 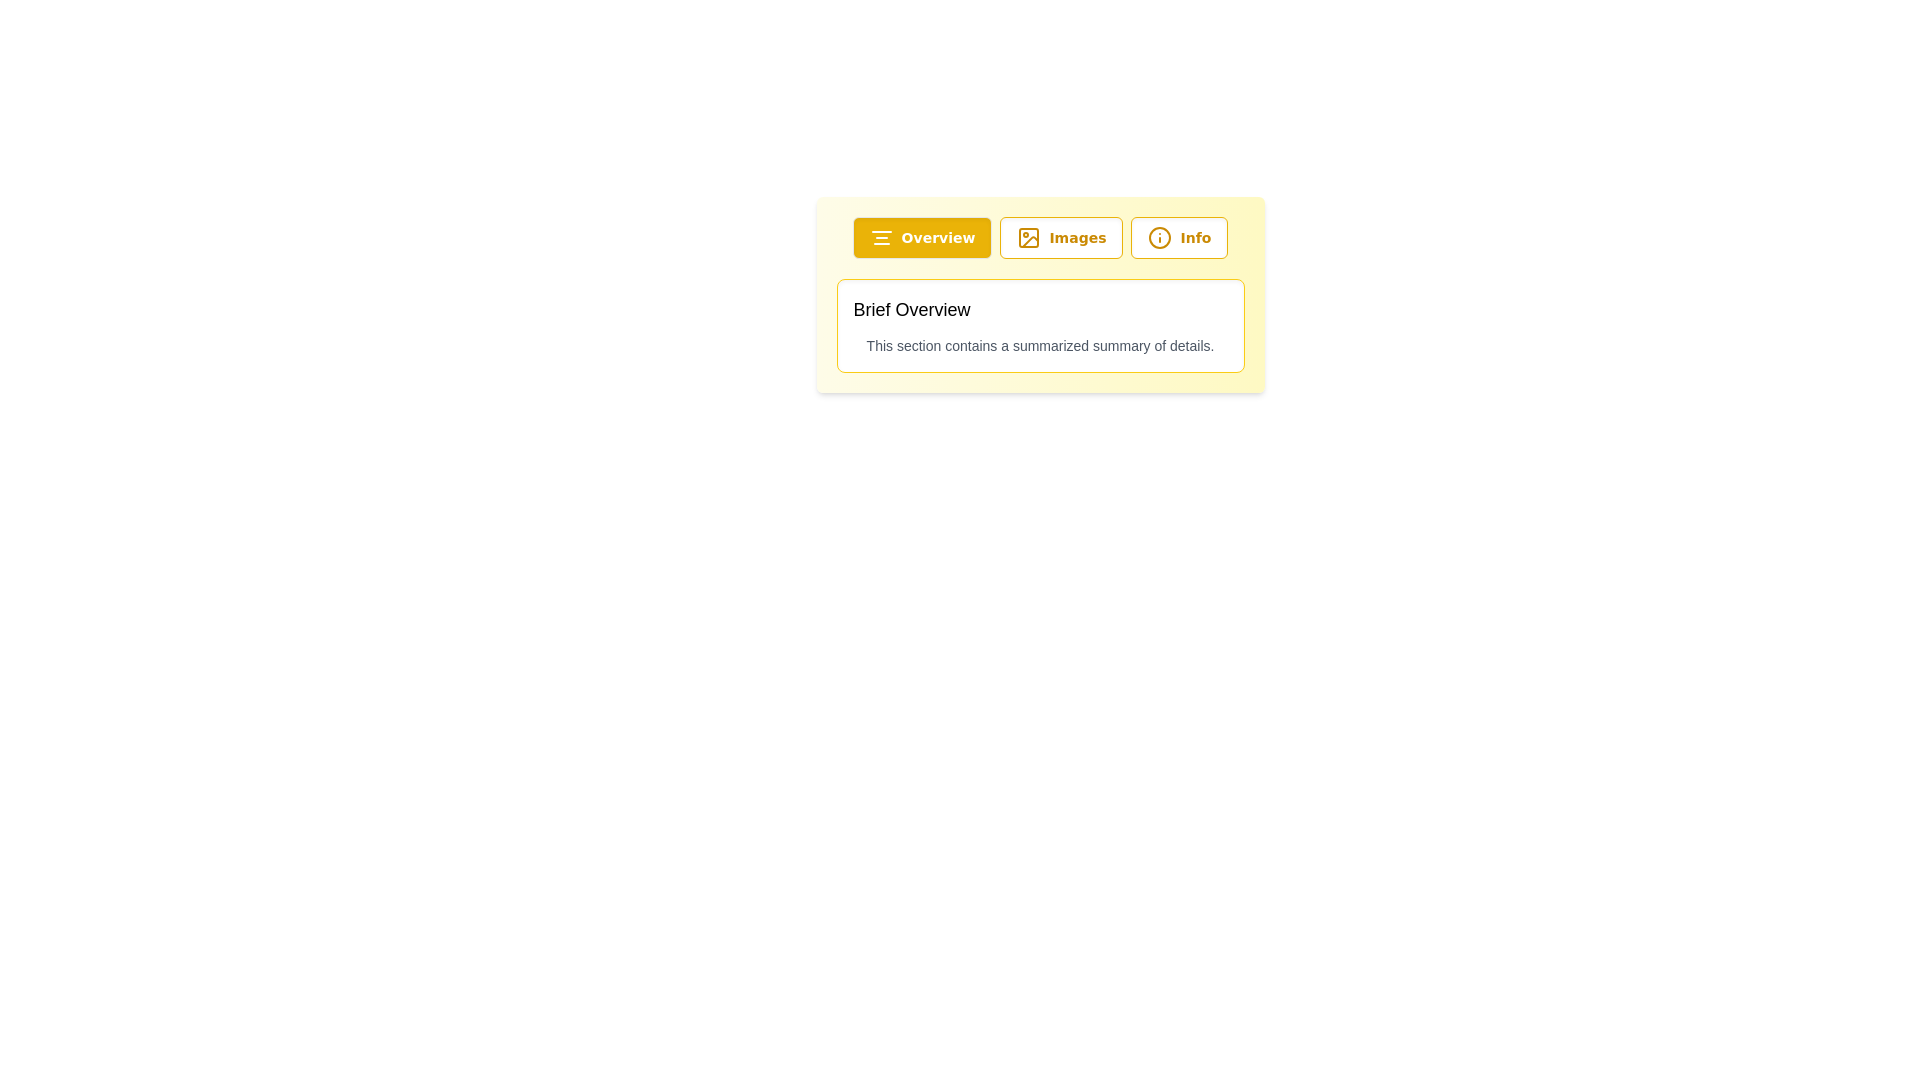 I want to click on the button located to the far right in a horizontal row of three buttons, which is expected, so click(x=1179, y=237).